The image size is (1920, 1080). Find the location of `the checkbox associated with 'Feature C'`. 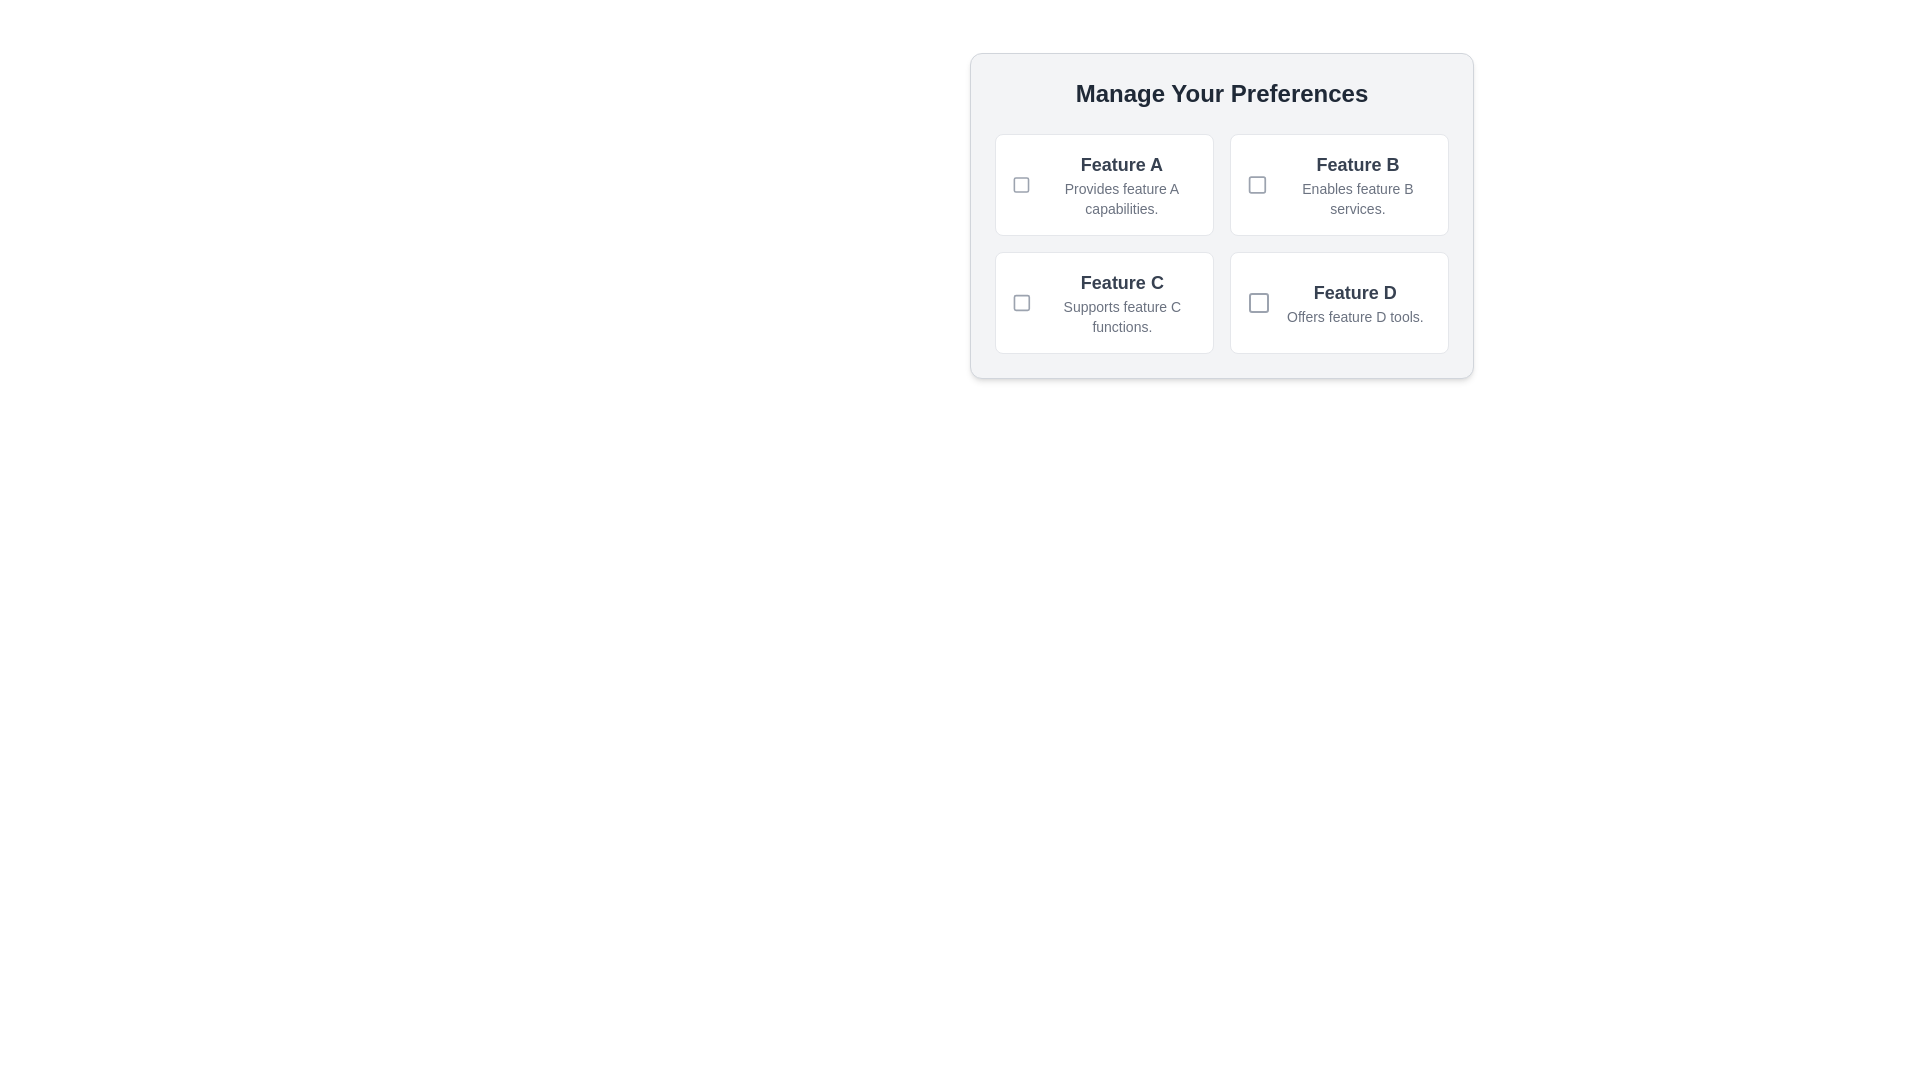

the checkbox associated with 'Feature C' is located at coordinates (1021, 303).